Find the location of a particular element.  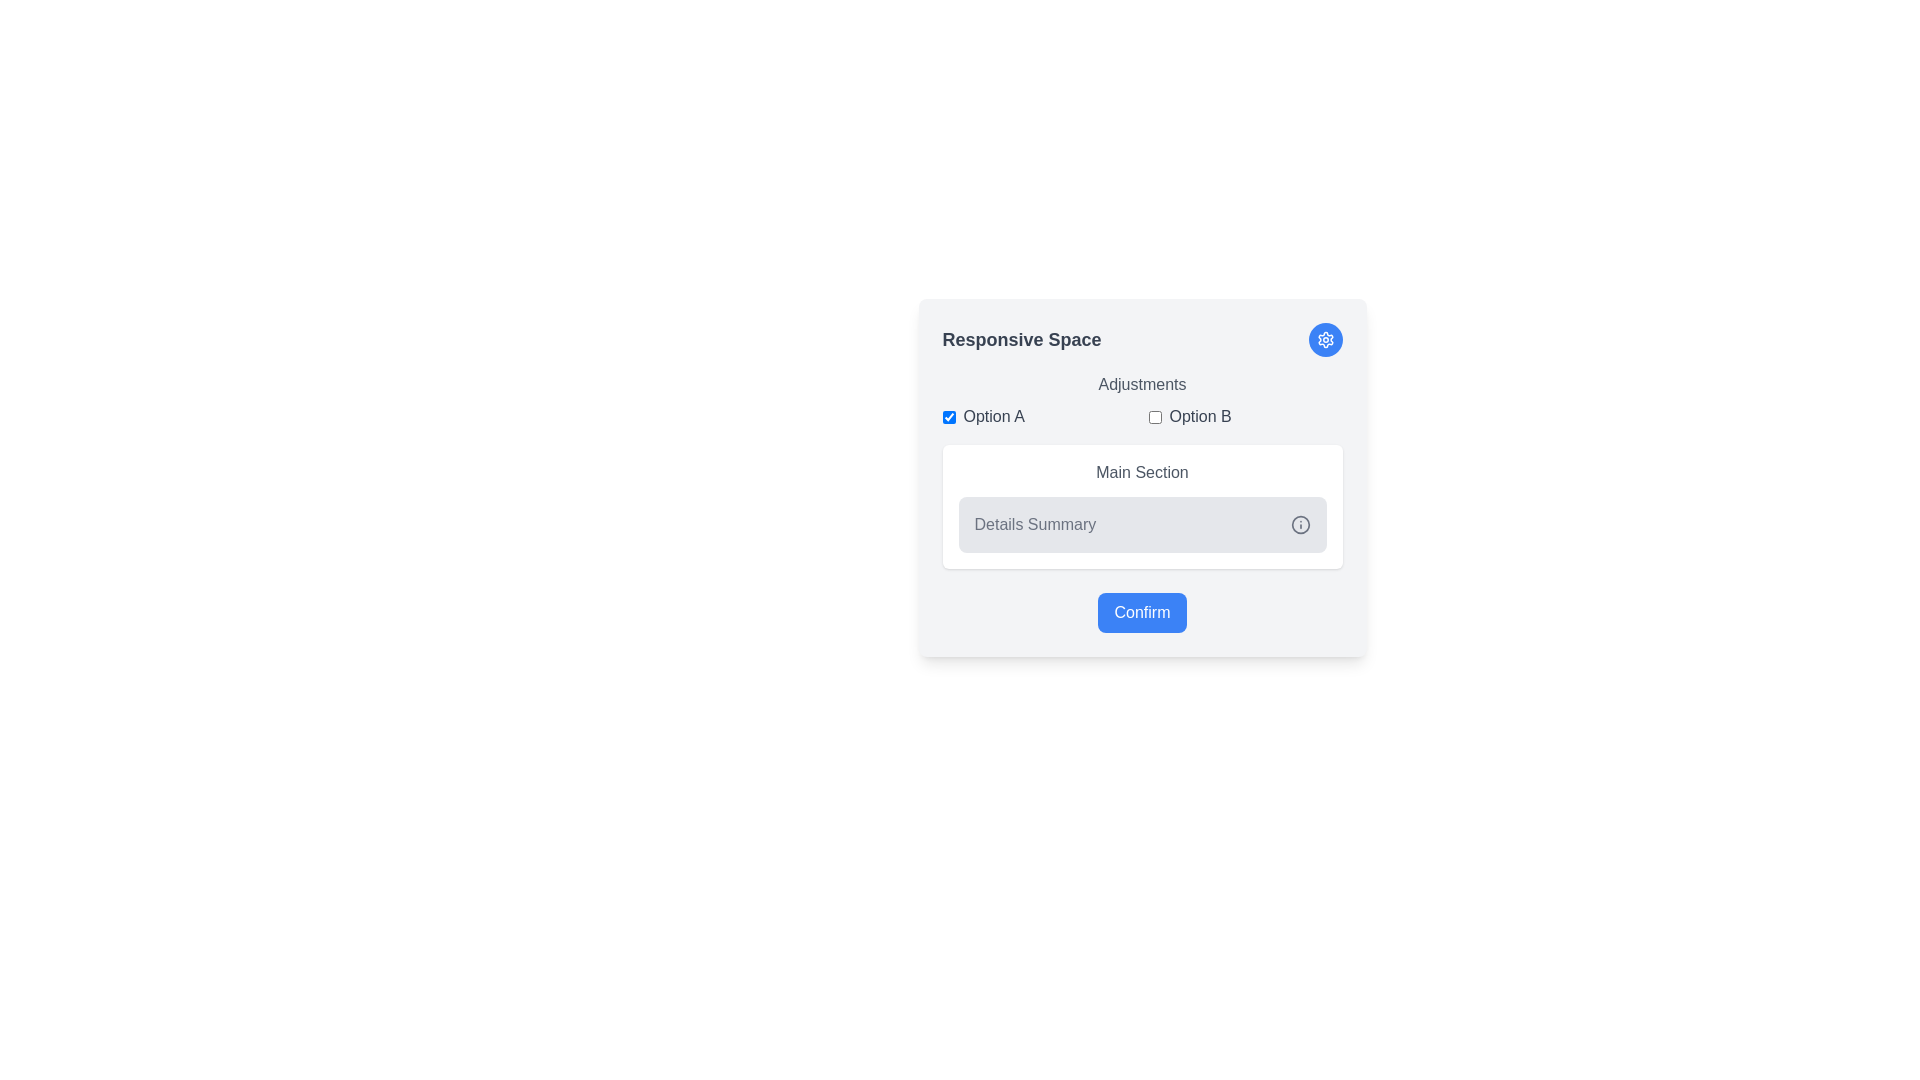

the header text label located at the top-left section of the card-style panel, which describes the section's purpose is located at coordinates (1022, 338).